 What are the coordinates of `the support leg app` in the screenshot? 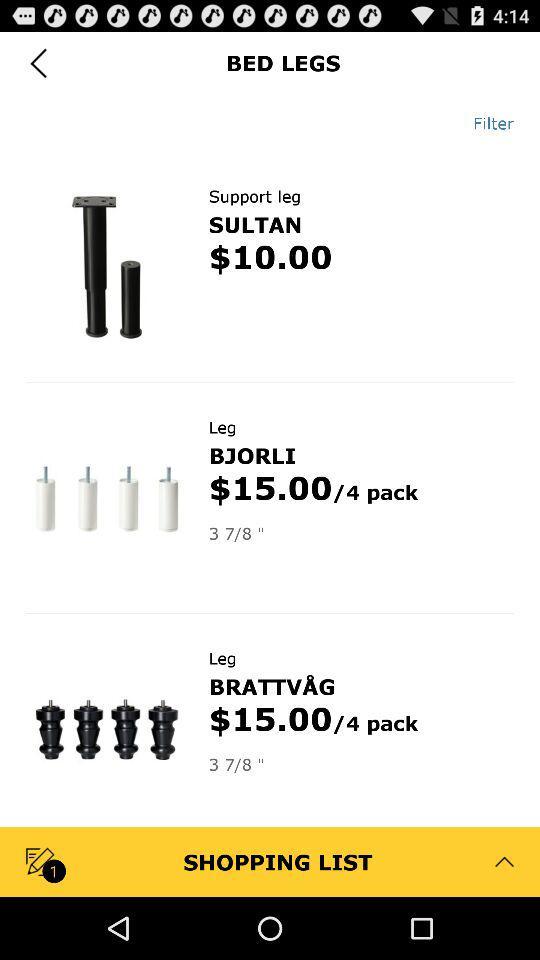 It's located at (254, 196).